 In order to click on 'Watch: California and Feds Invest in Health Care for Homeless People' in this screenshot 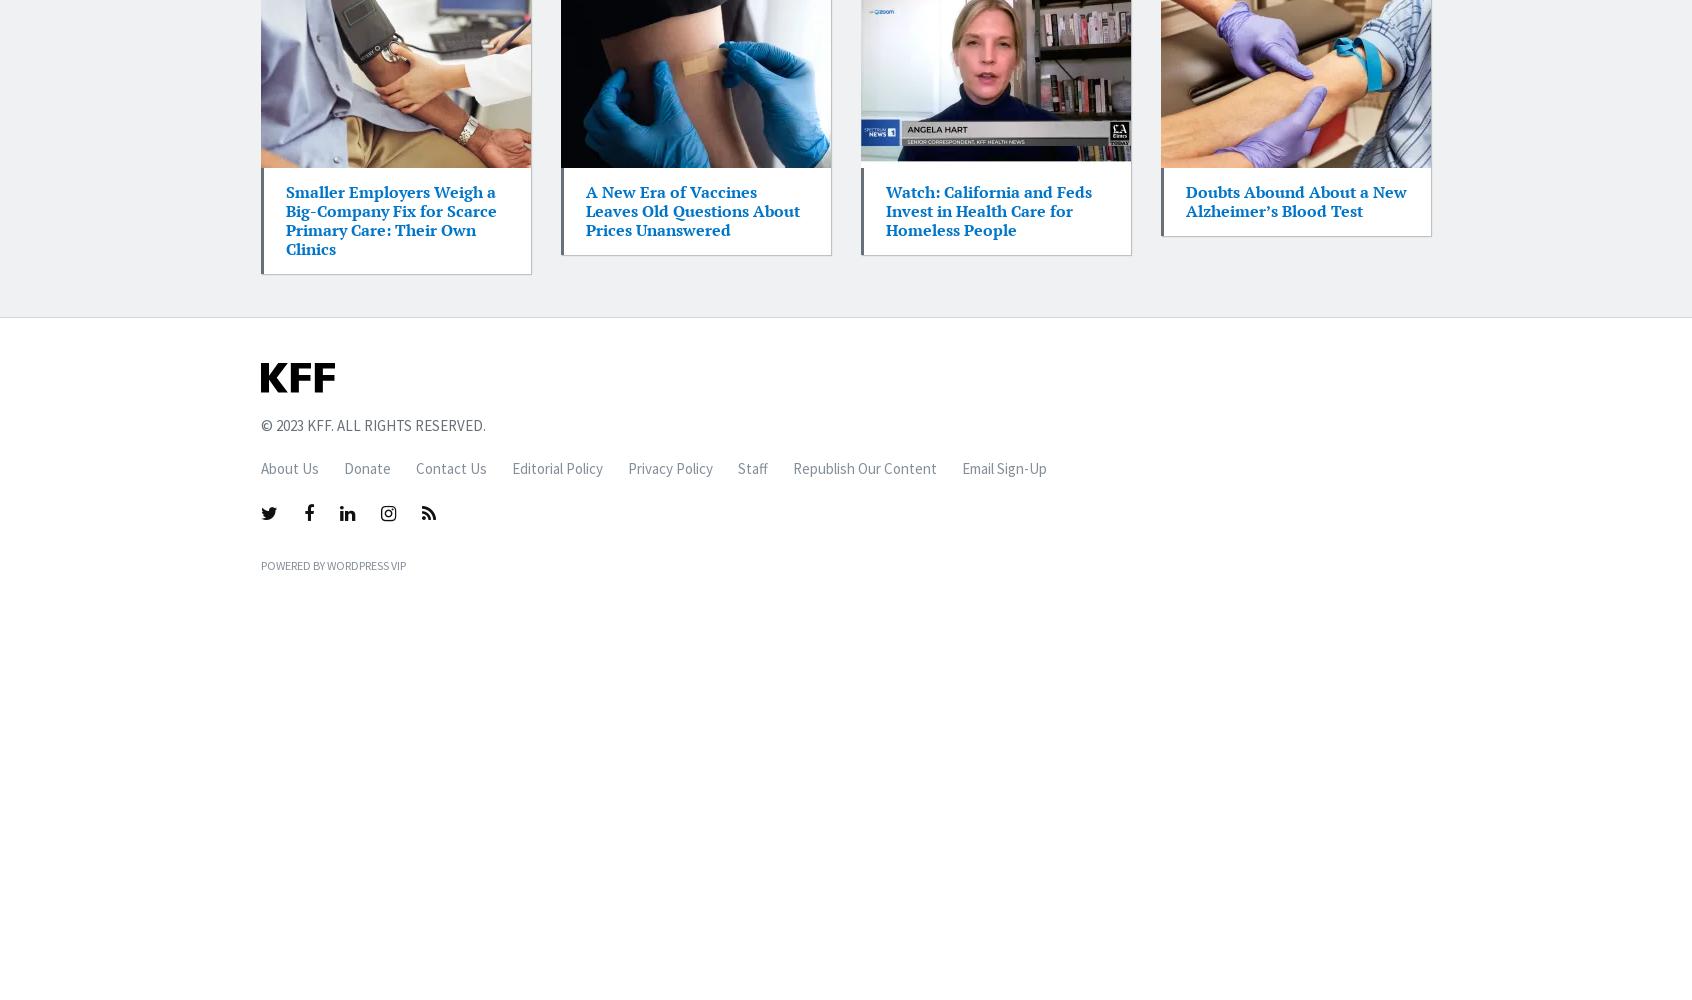, I will do `click(987, 209)`.